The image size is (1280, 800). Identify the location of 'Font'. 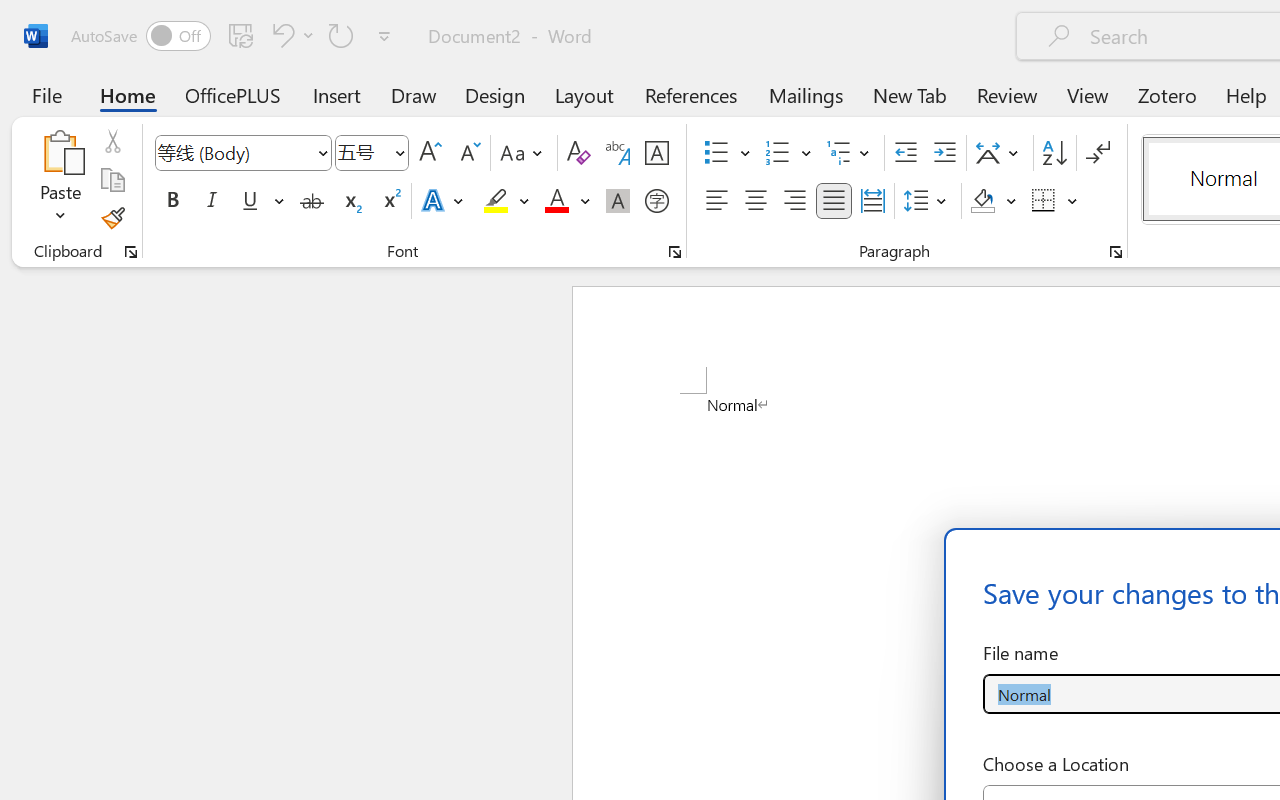
(242, 153).